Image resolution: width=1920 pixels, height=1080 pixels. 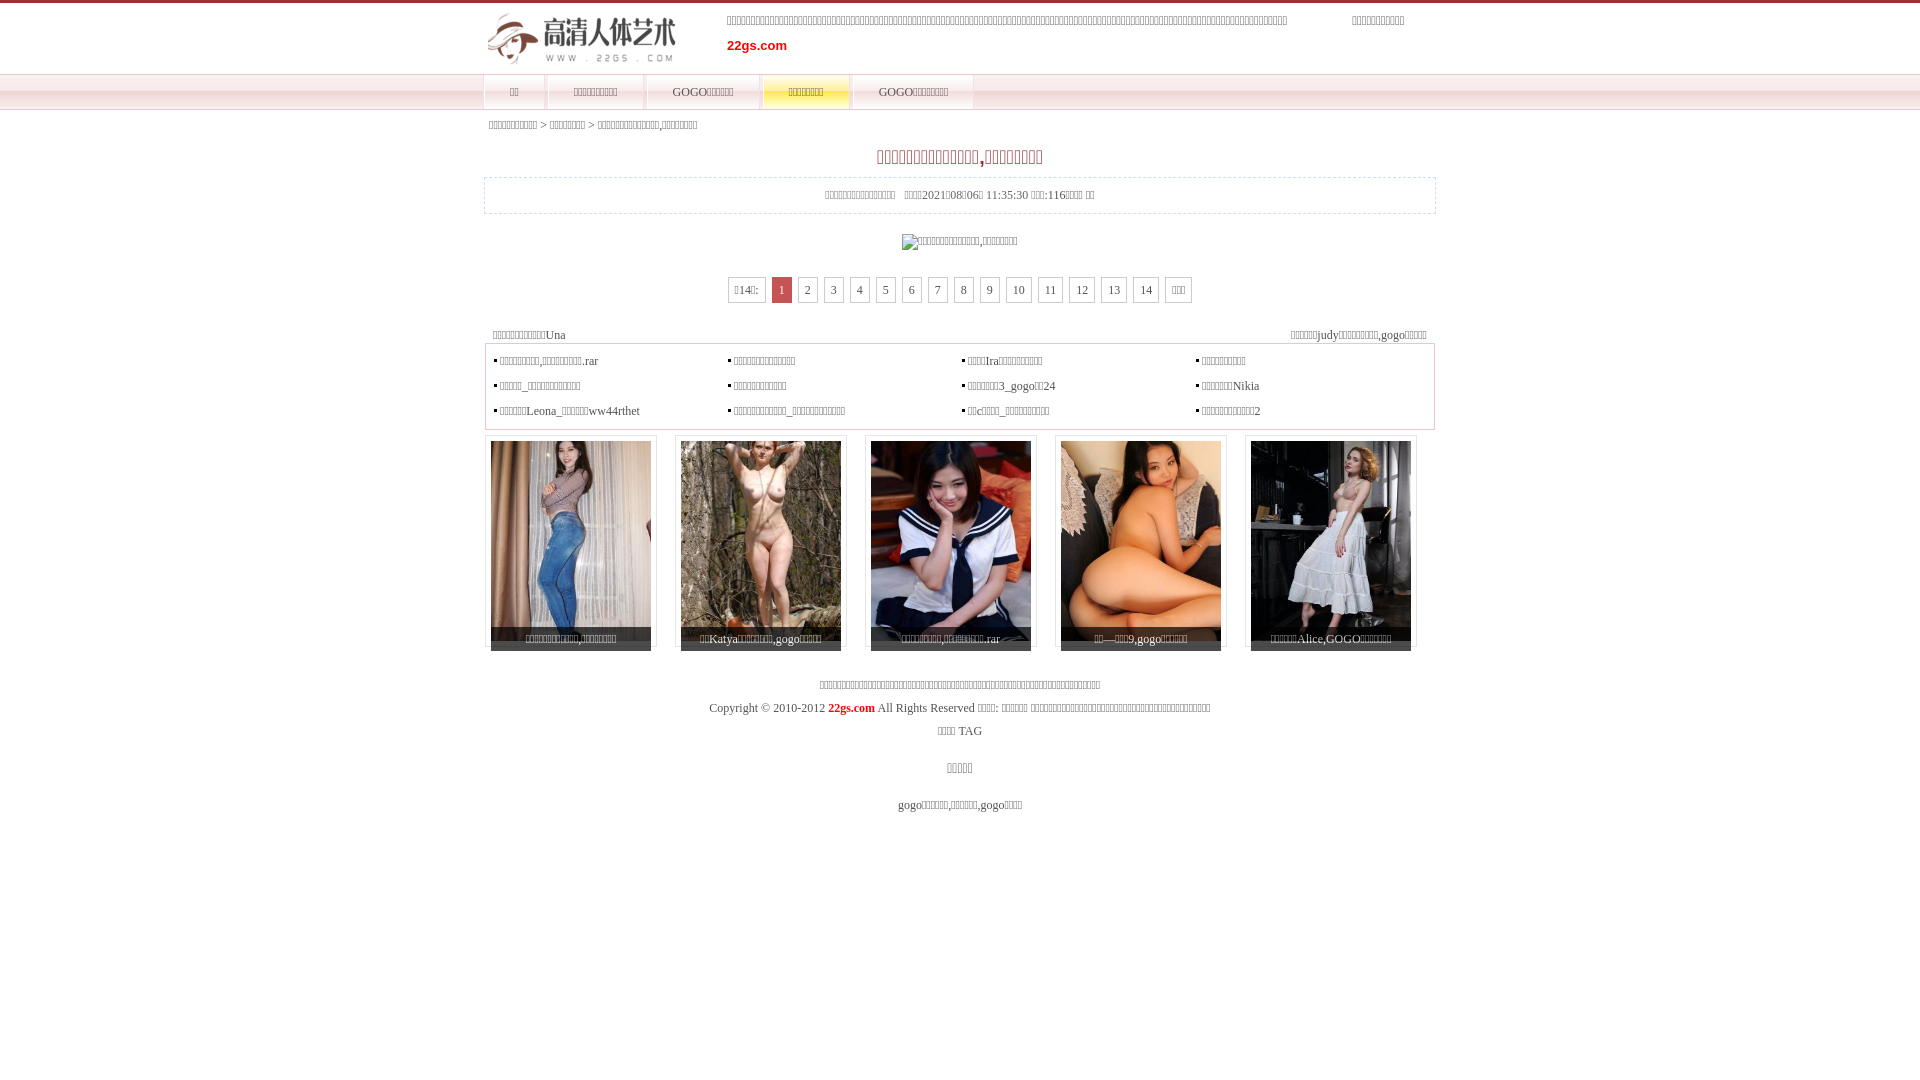 What do you see at coordinates (964, 289) in the screenshot?
I see `'8'` at bounding box center [964, 289].